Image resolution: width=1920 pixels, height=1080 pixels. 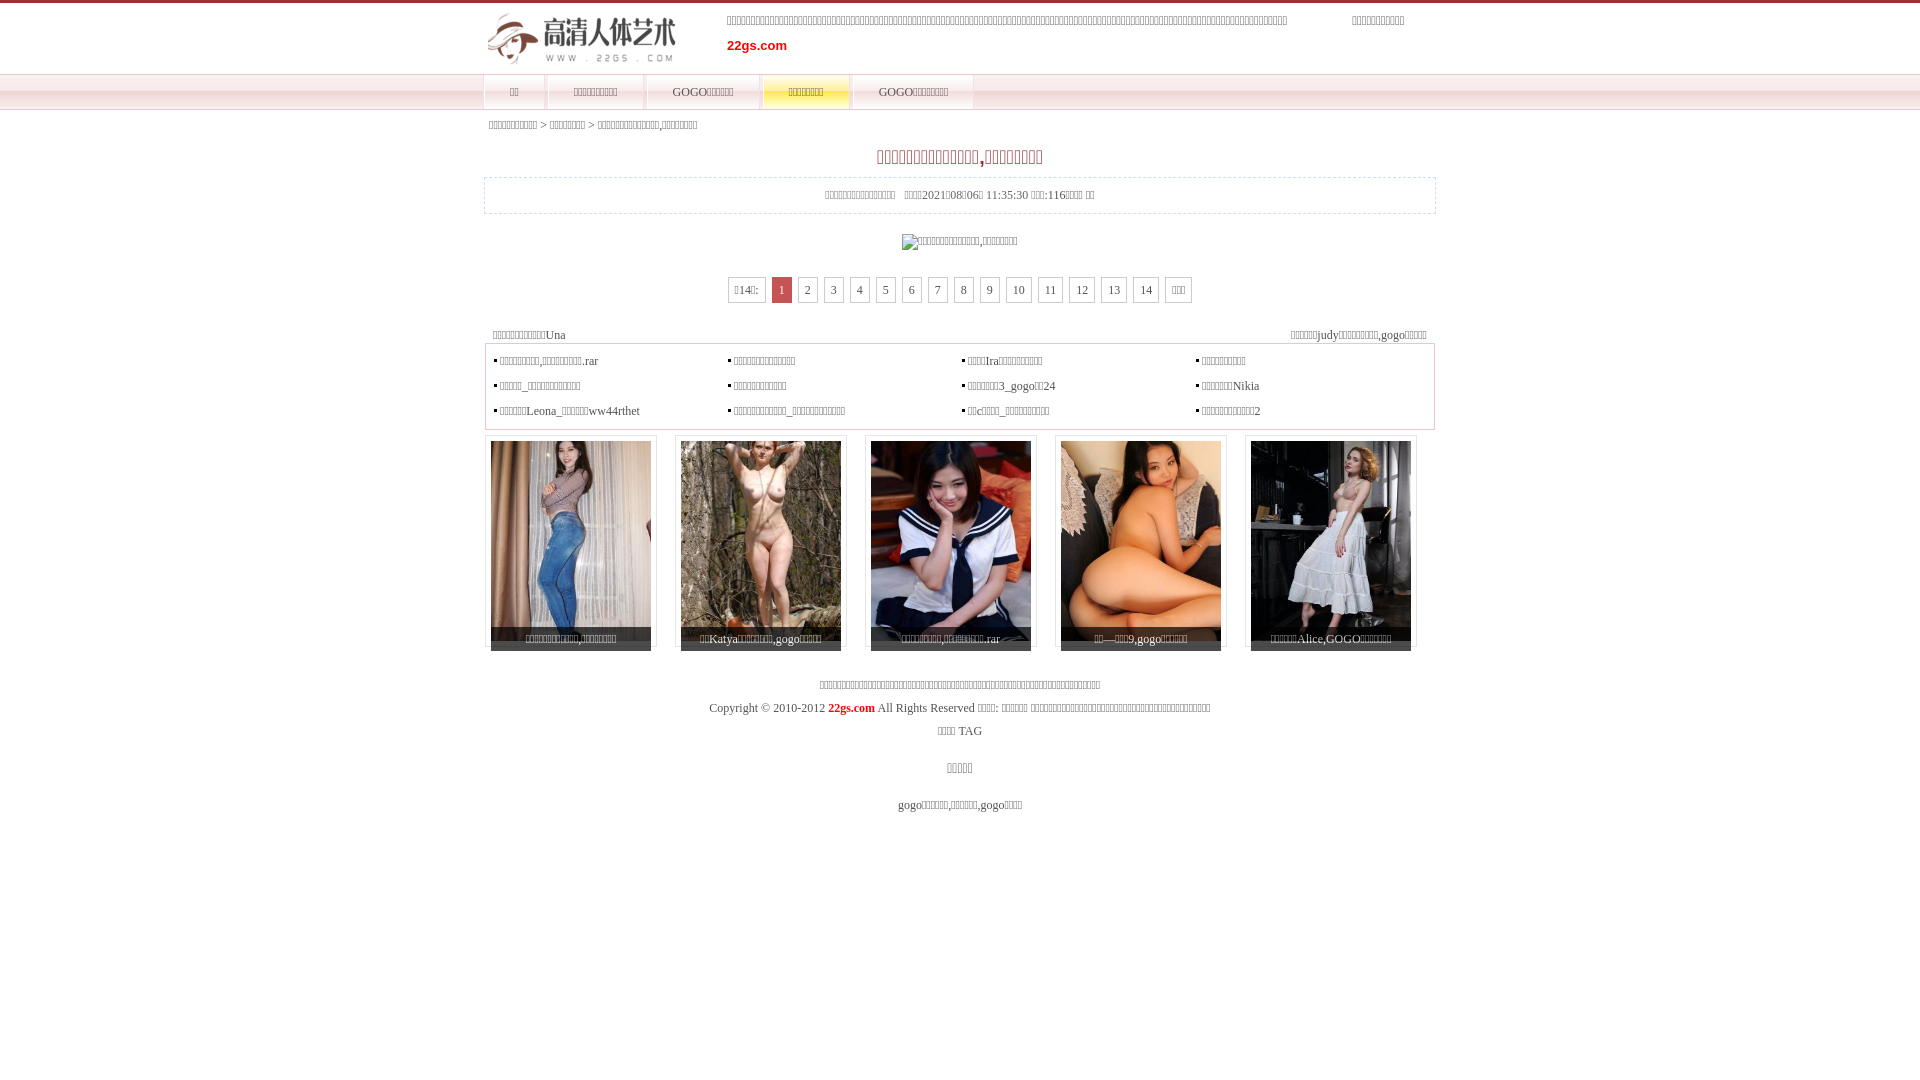 What do you see at coordinates (964, 289) in the screenshot?
I see `'8'` at bounding box center [964, 289].